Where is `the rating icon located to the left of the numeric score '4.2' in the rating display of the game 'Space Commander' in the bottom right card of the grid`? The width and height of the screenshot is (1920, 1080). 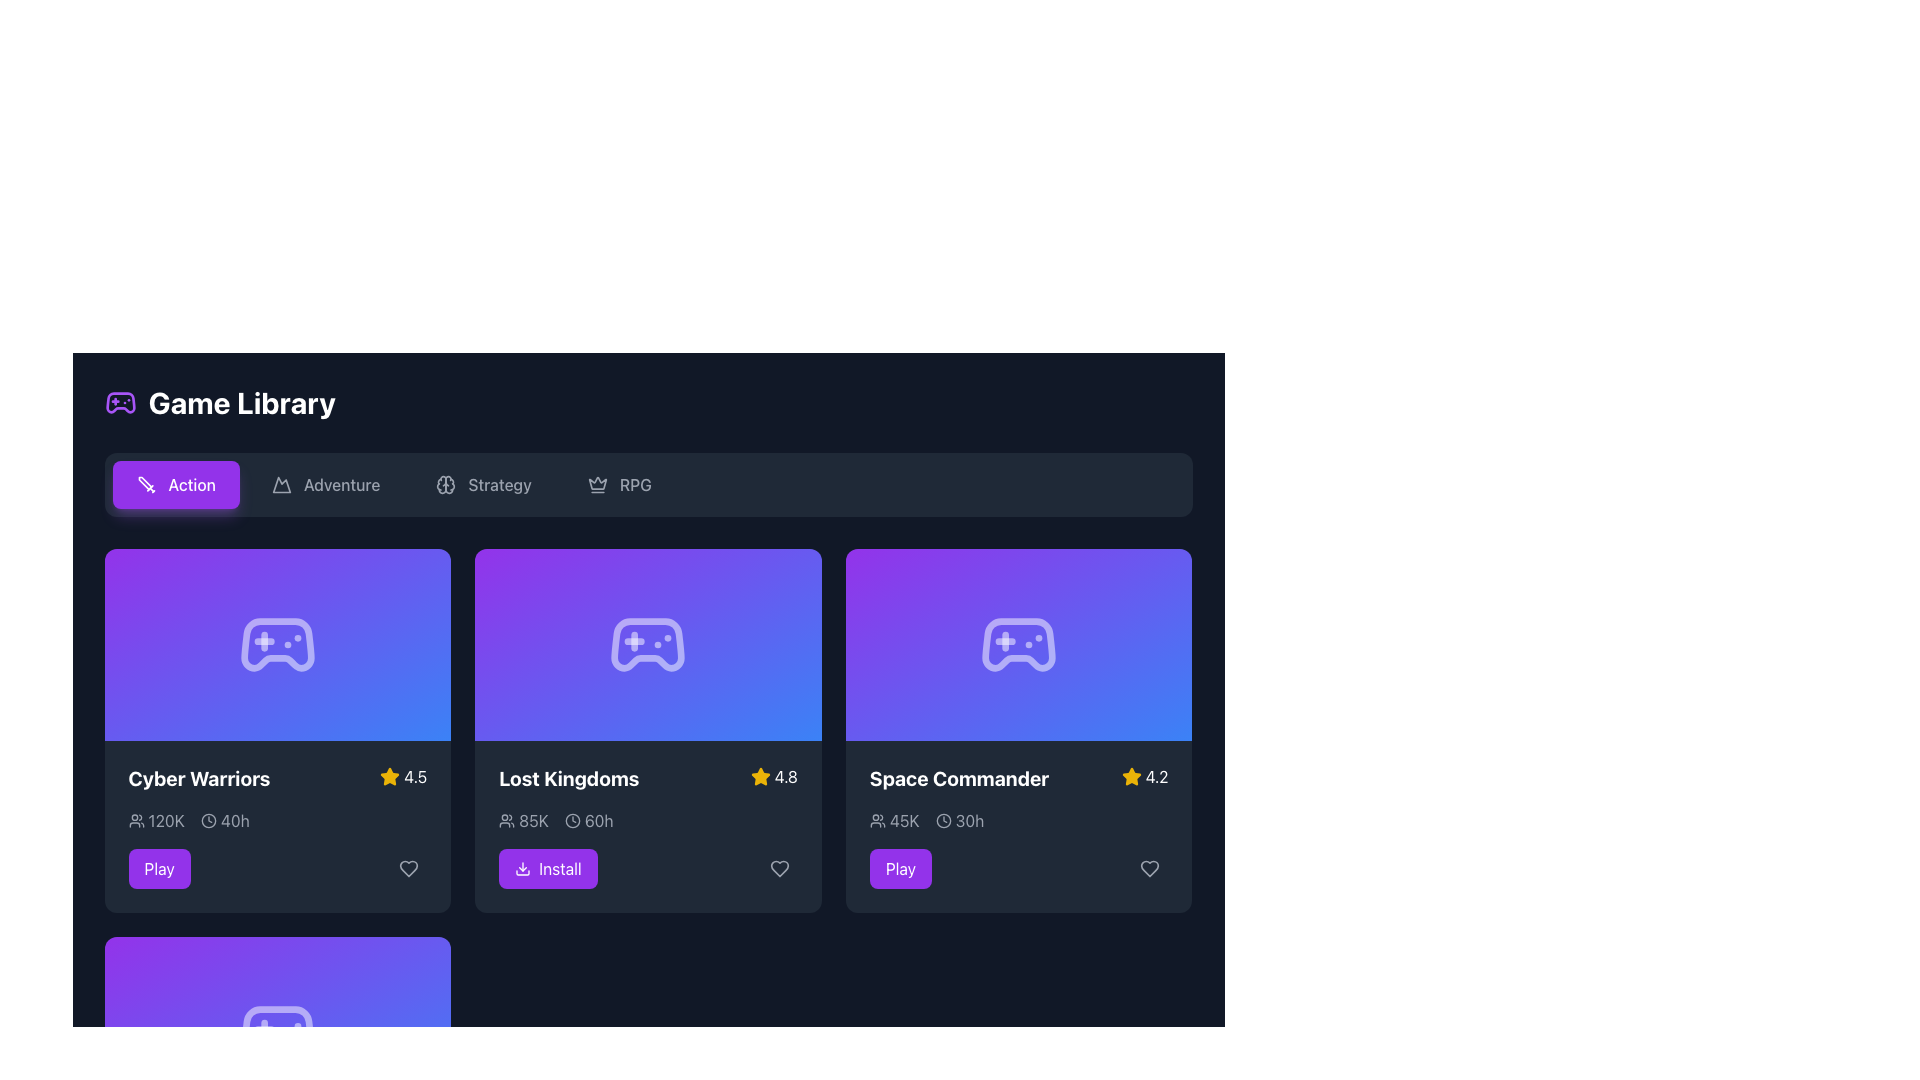 the rating icon located to the left of the numeric score '4.2' in the rating display of the game 'Space Commander' in the bottom right card of the grid is located at coordinates (1131, 775).